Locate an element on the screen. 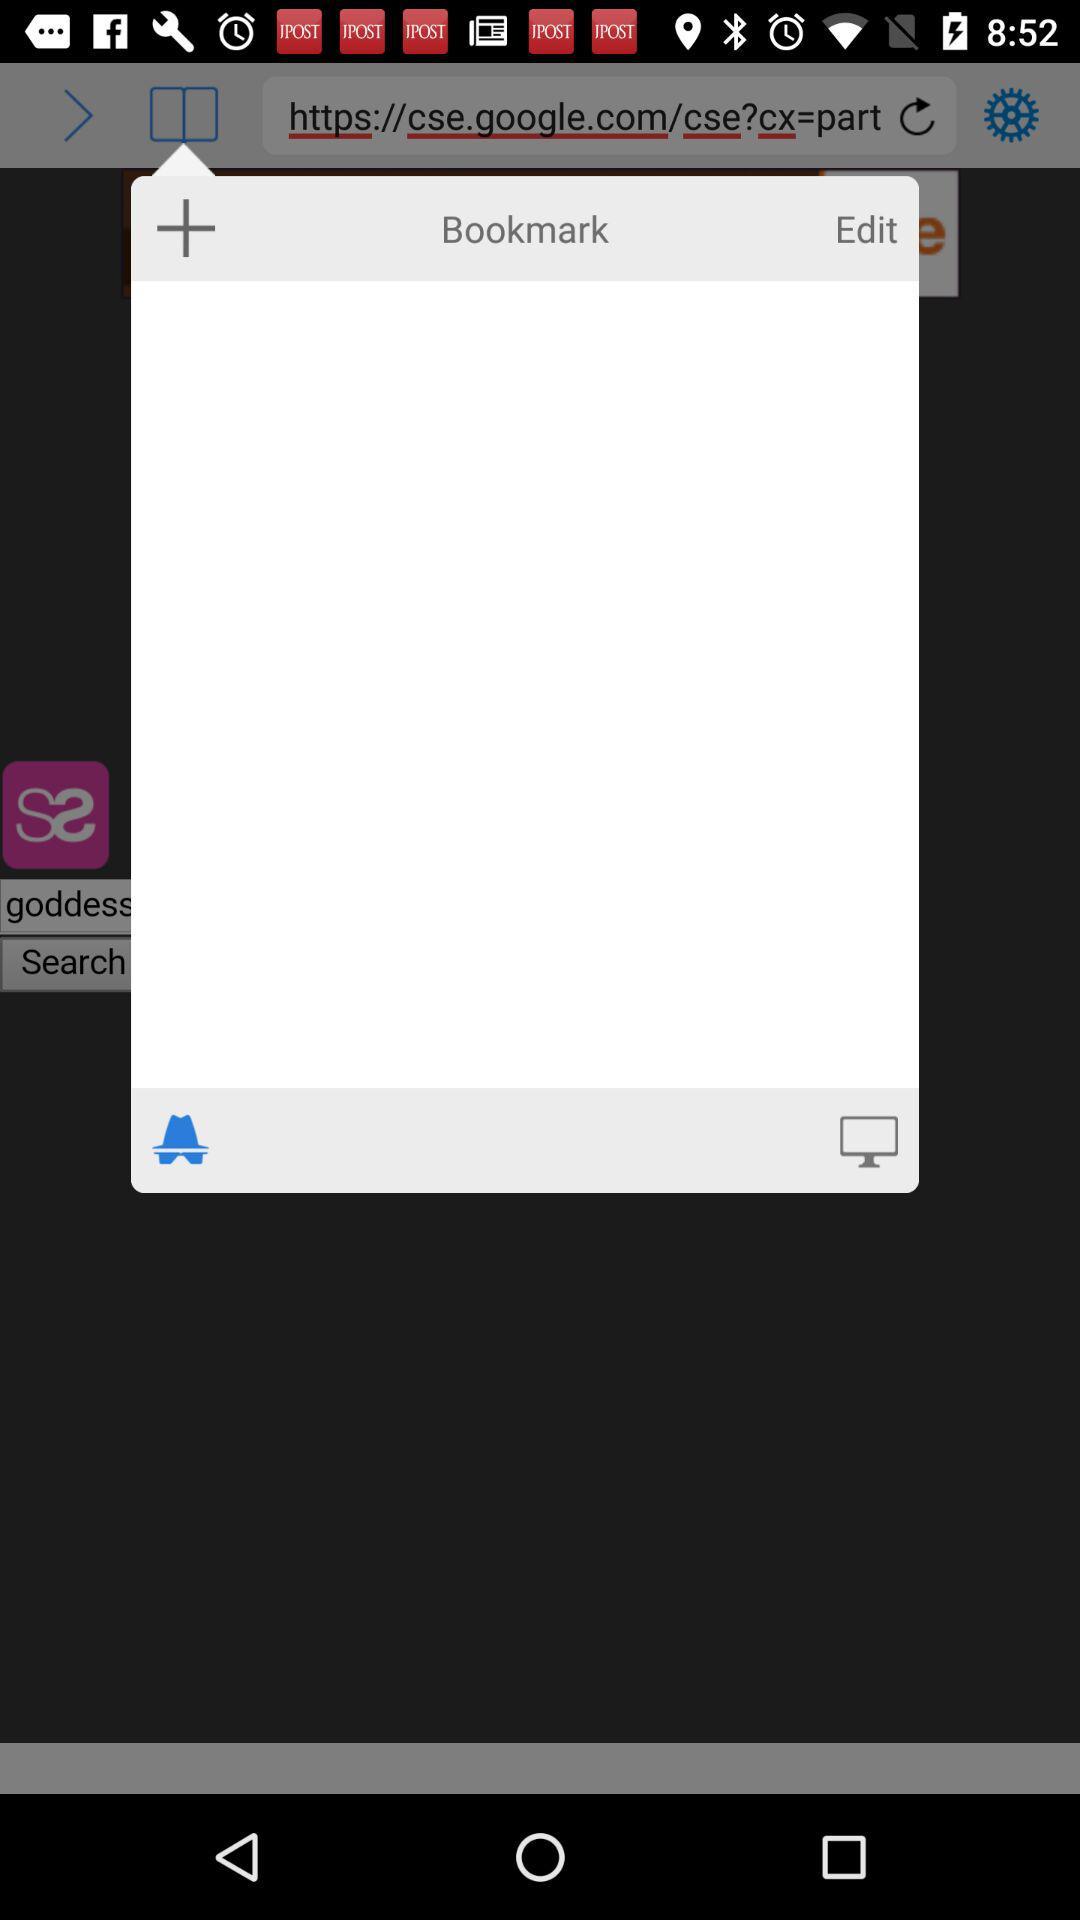 The width and height of the screenshot is (1080, 1920). bookmark box is located at coordinates (523, 684).